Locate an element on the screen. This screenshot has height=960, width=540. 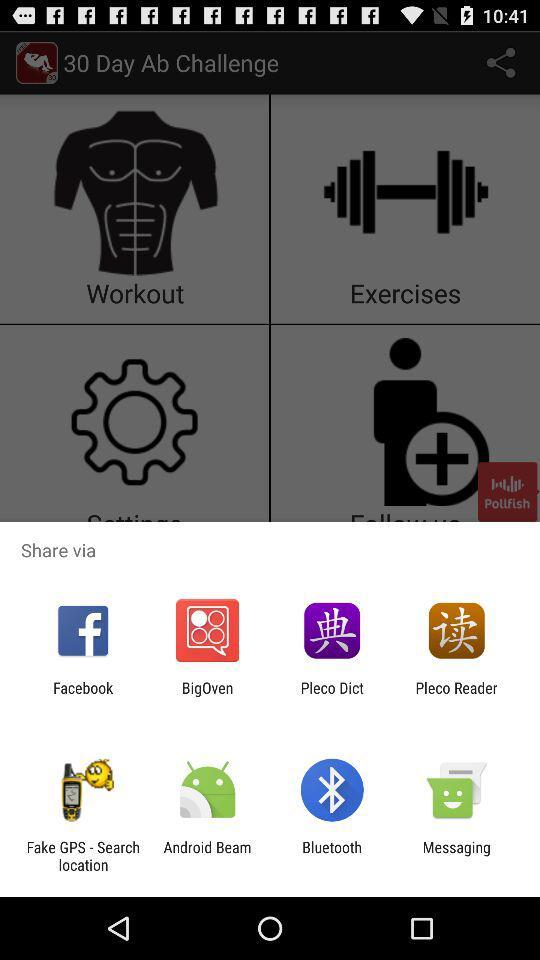
app to the right of facebook icon is located at coordinates (206, 696).